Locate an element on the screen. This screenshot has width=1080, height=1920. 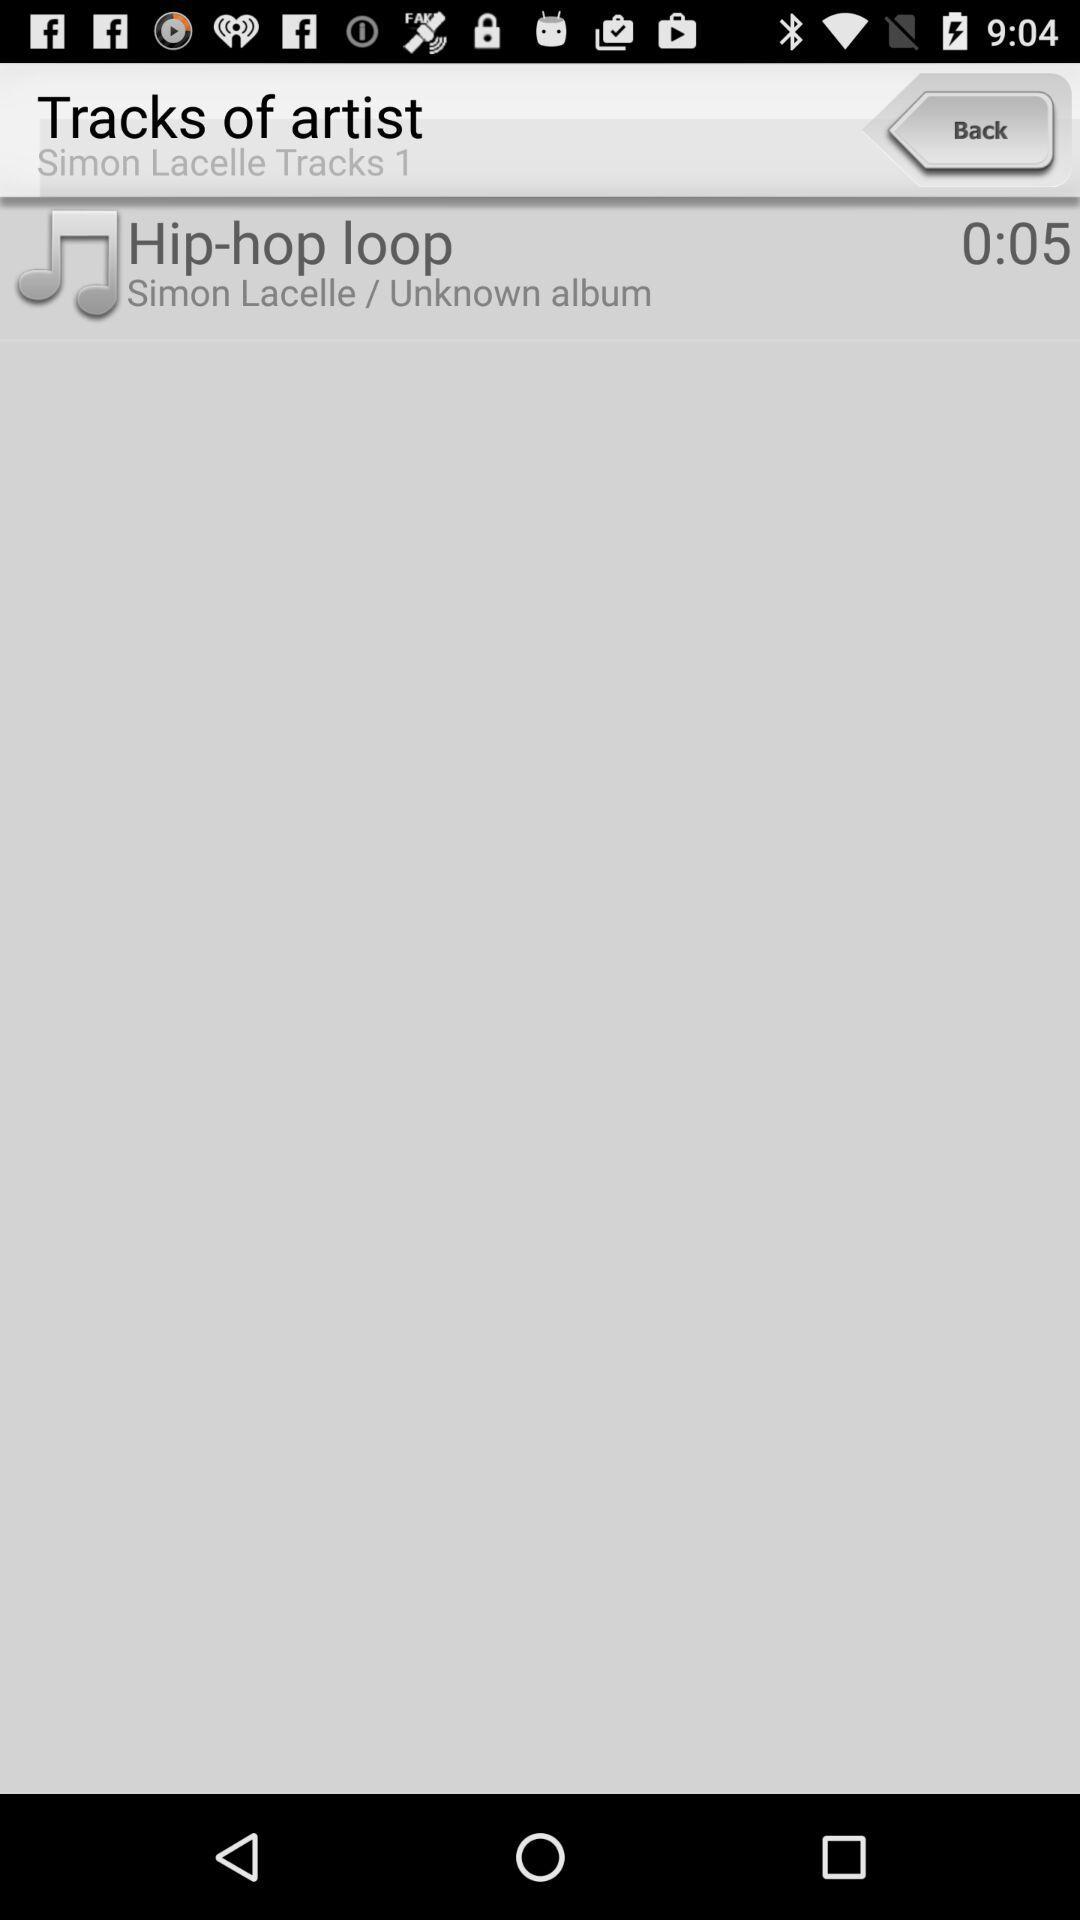
the item next to 0:05 item is located at coordinates (543, 240).